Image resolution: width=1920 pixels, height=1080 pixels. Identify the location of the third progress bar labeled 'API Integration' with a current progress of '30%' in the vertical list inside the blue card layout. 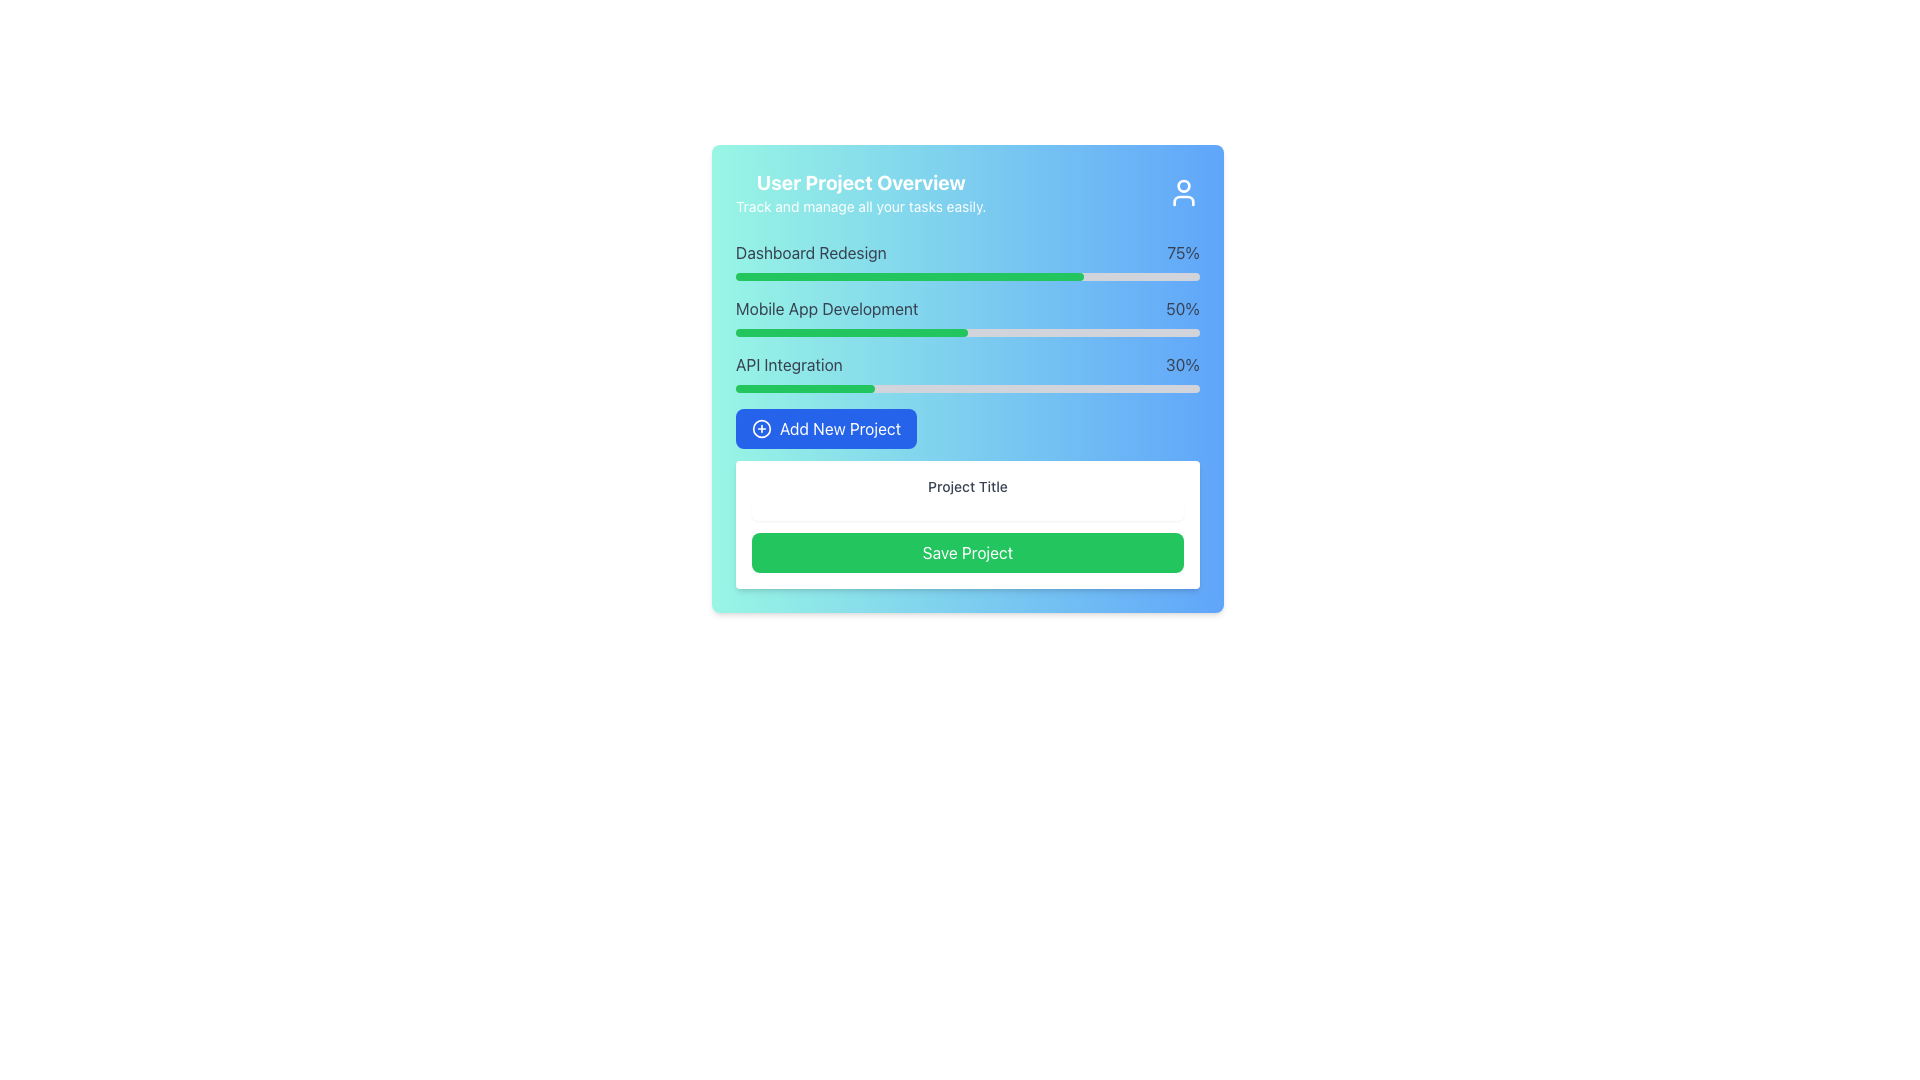
(968, 373).